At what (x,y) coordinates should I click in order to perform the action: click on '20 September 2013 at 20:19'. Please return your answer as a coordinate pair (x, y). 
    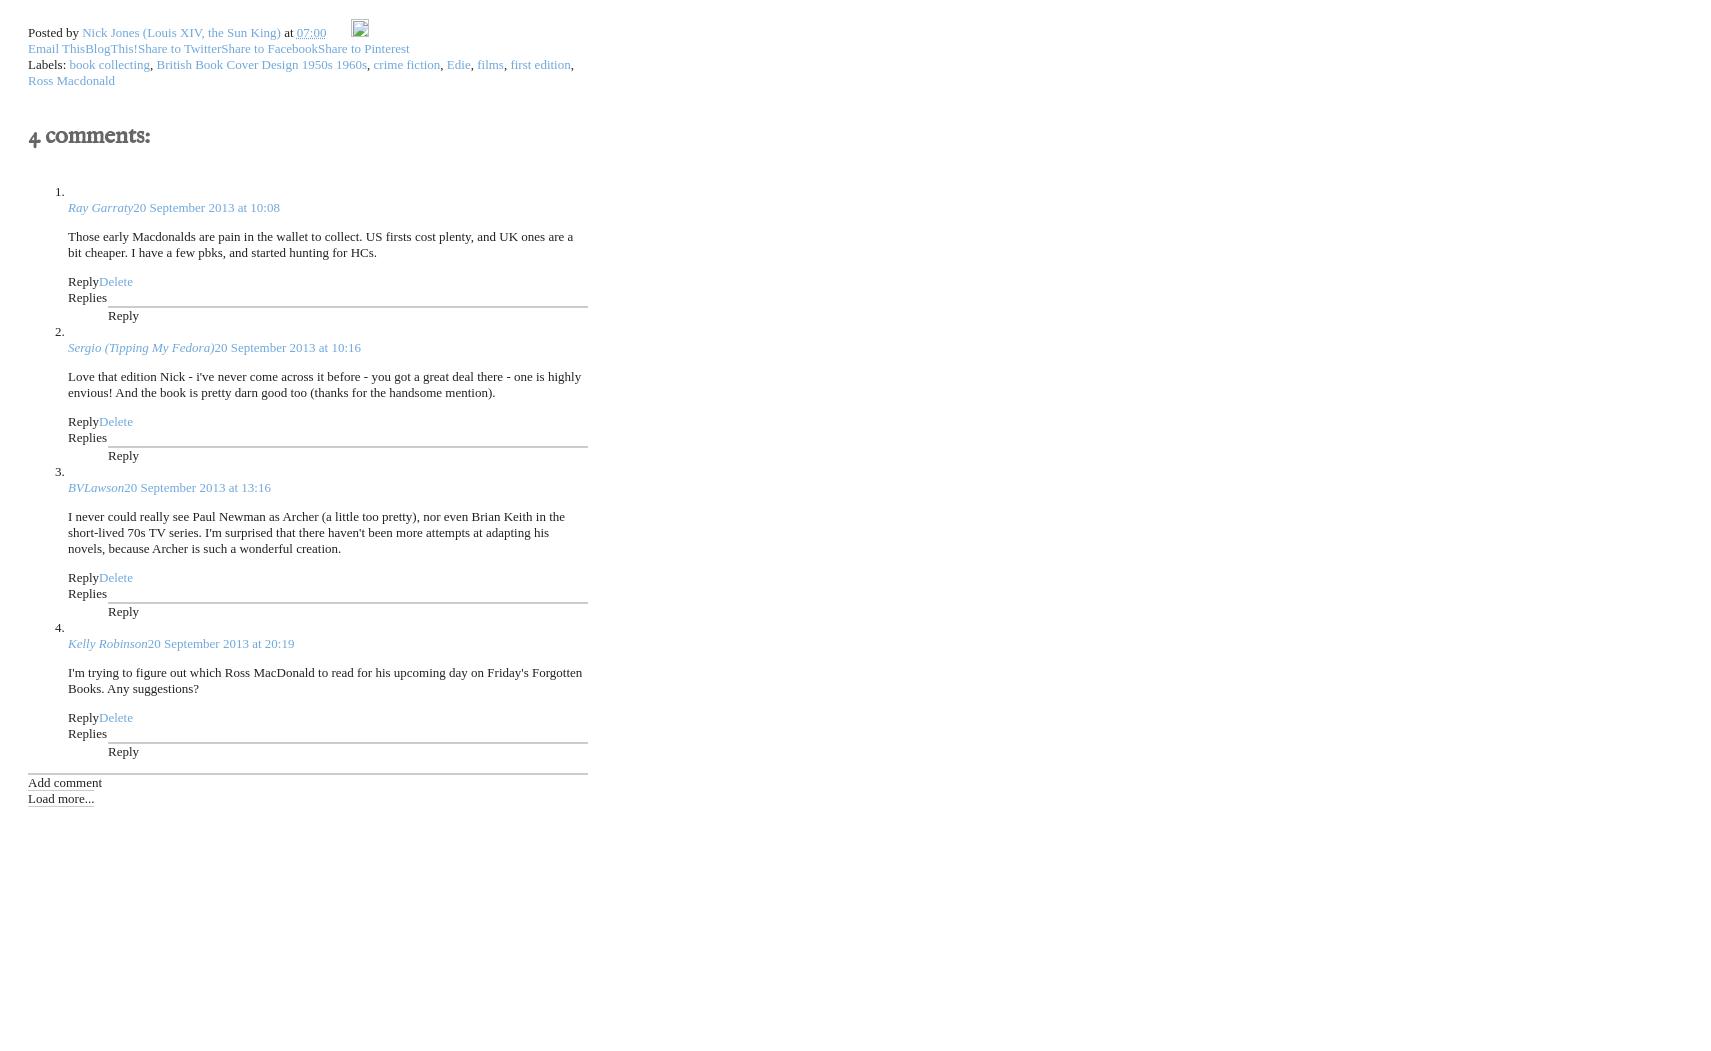
    Looking at the image, I should click on (219, 641).